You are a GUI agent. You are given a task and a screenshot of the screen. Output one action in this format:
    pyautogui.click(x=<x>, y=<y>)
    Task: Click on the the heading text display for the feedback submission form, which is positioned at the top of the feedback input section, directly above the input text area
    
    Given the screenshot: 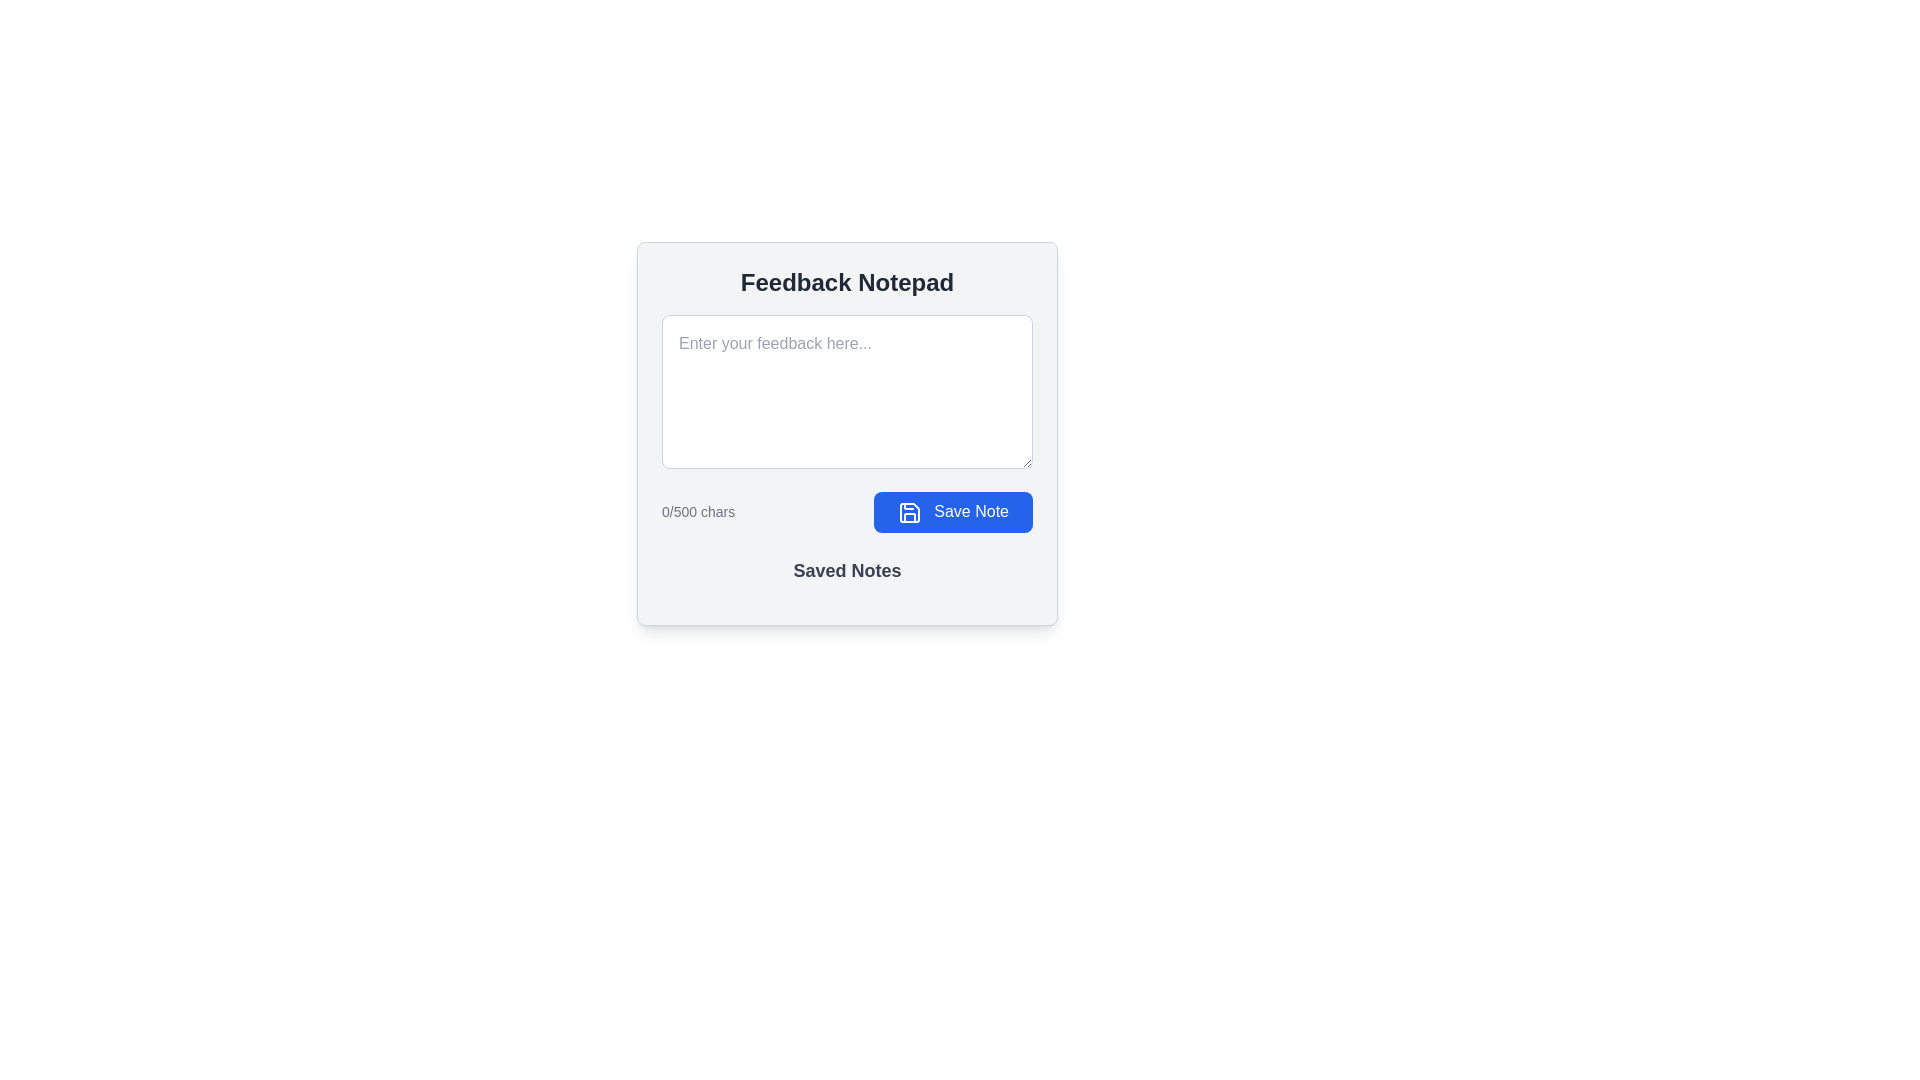 What is the action you would take?
    pyautogui.click(x=847, y=282)
    